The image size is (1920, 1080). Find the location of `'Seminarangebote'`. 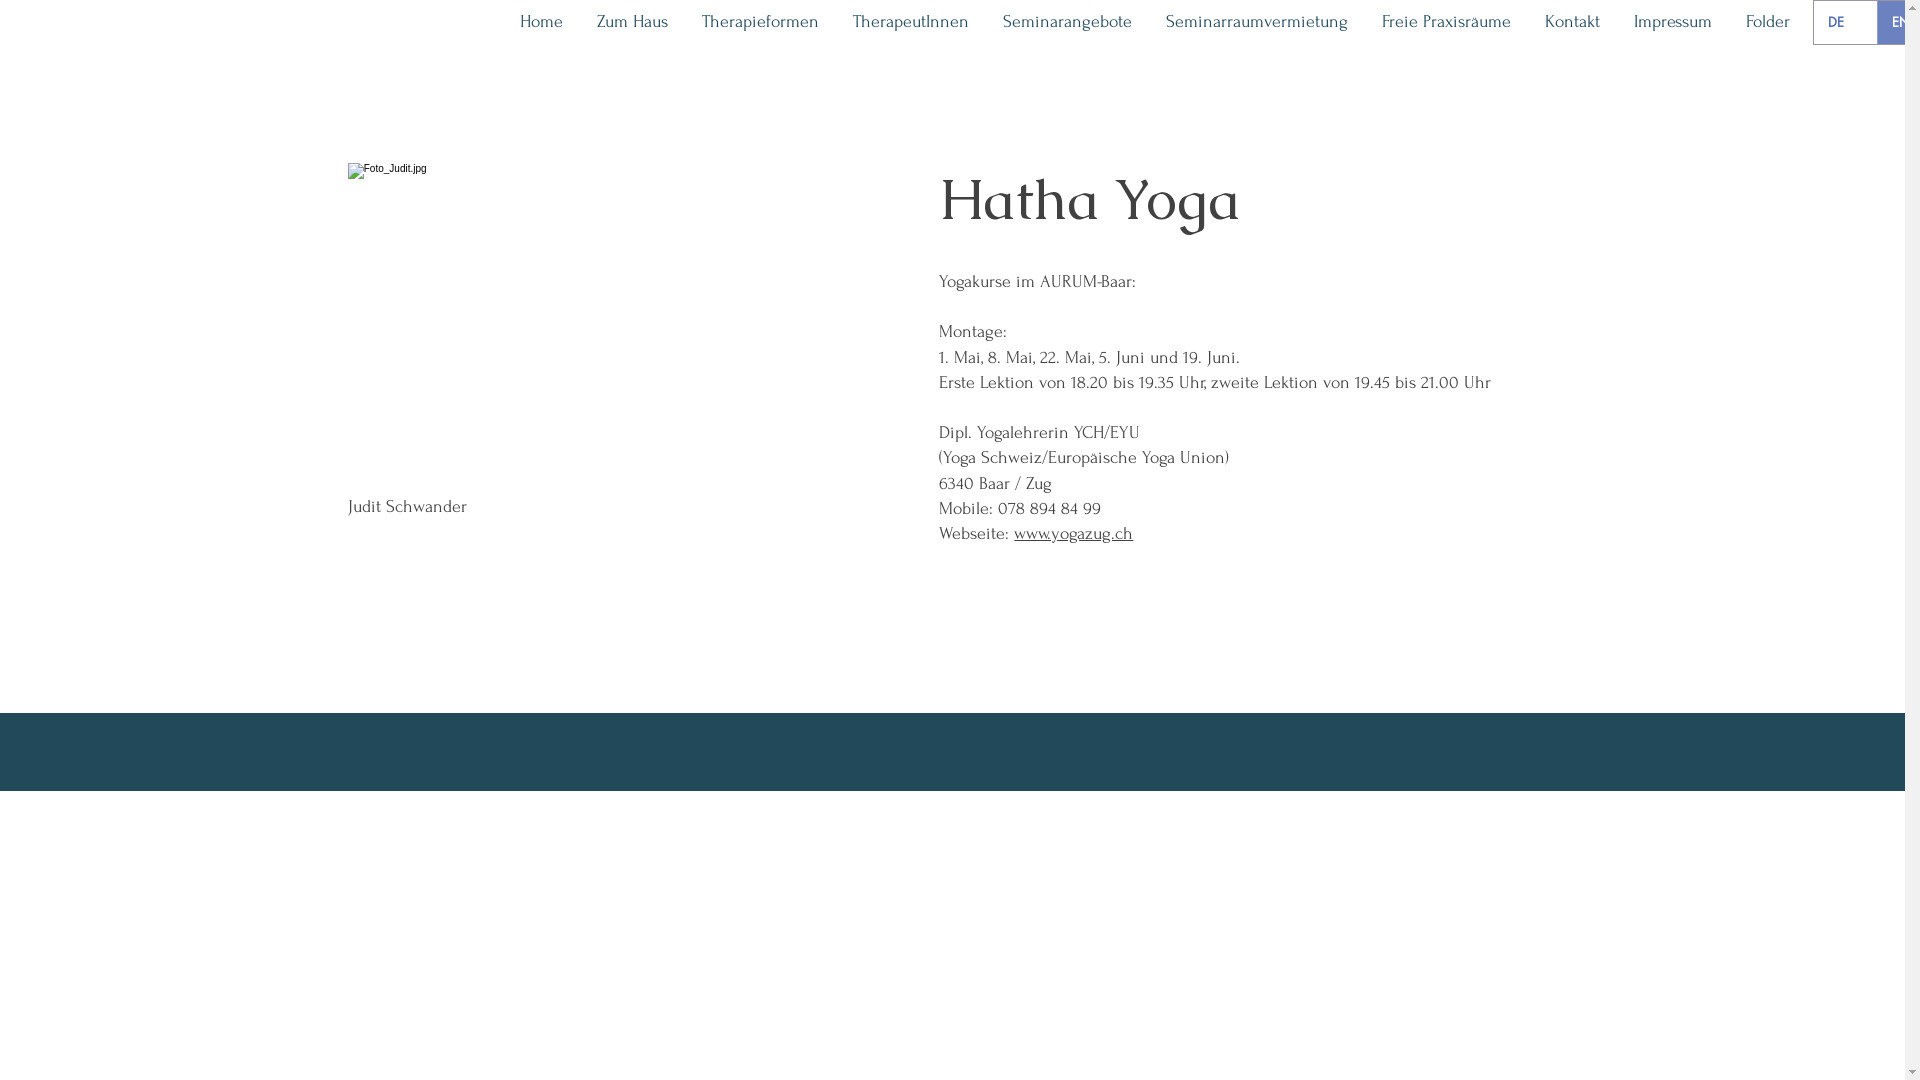

'Seminarangebote' is located at coordinates (1066, 22).